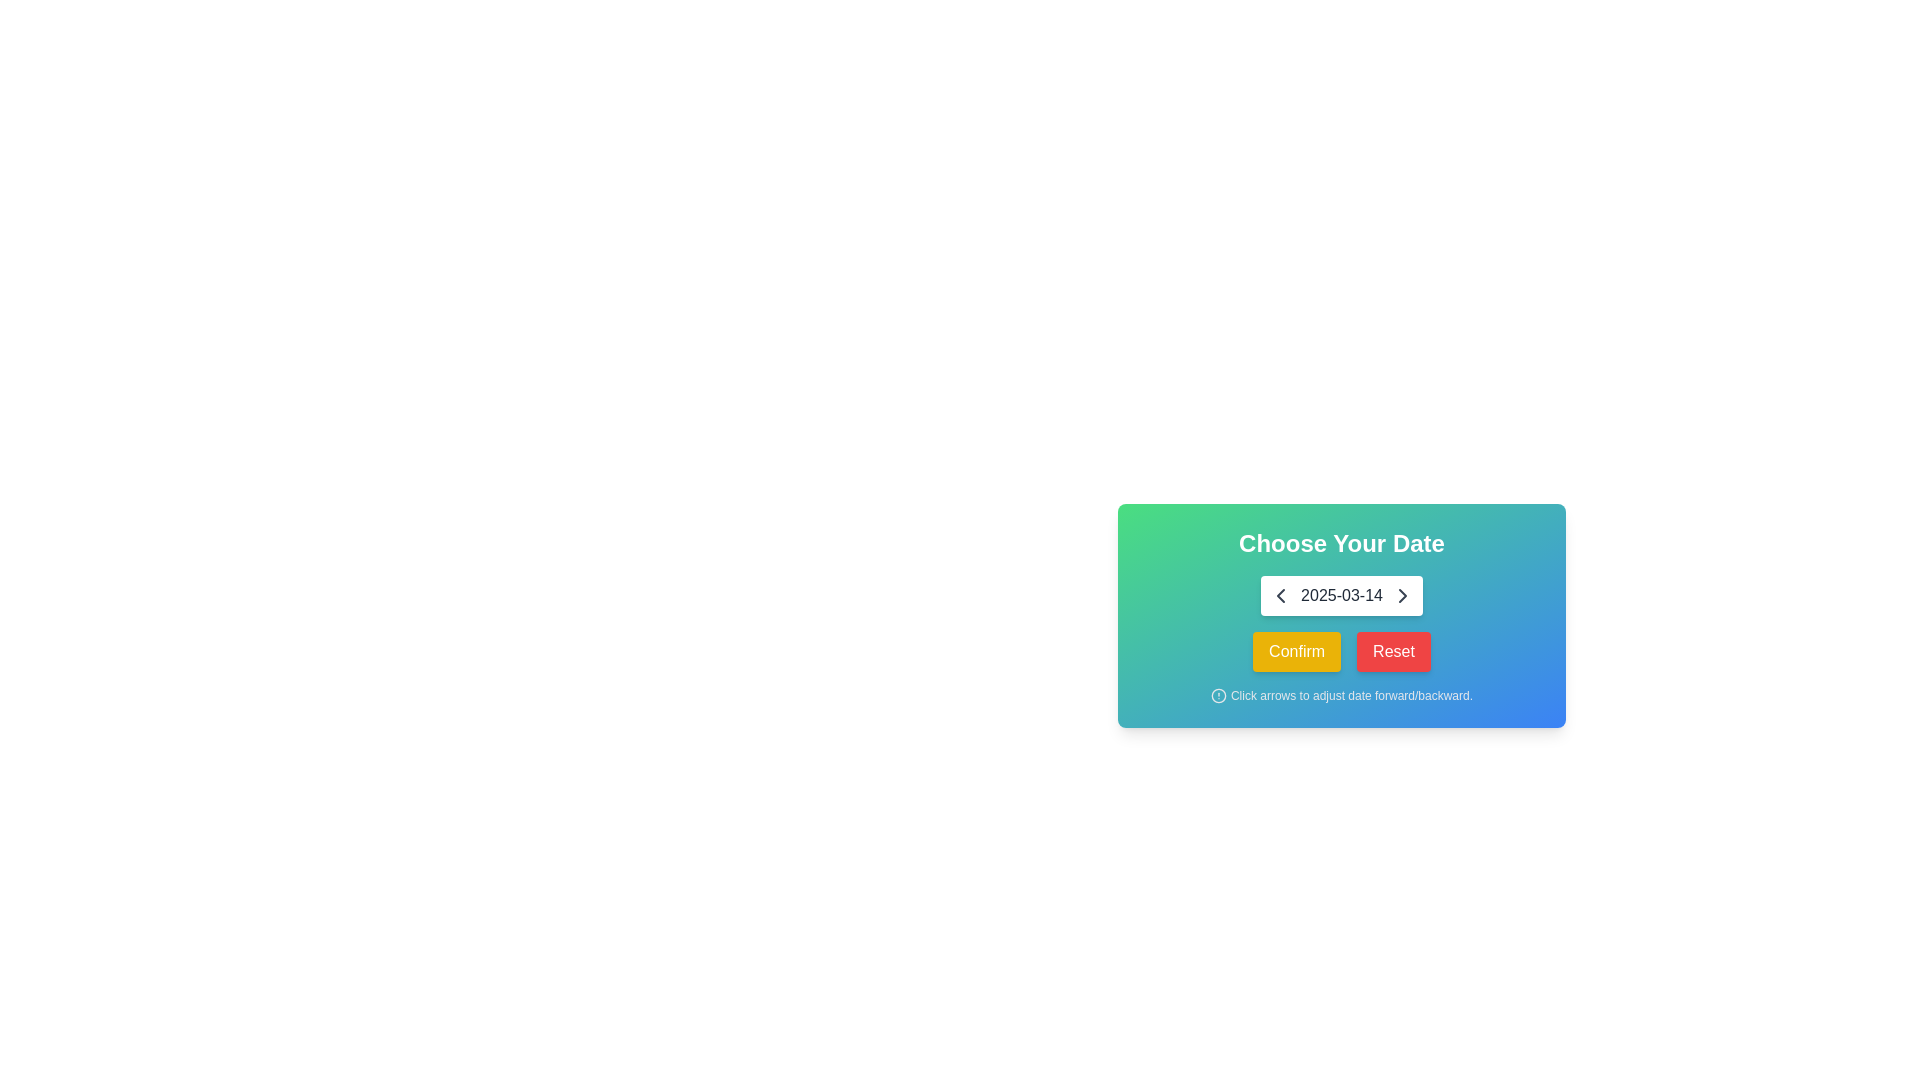 The height and width of the screenshot is (1080, 1920). I want to click on the yellow 'Confirm' button located at the bottom-right of the 'Choose Your Date' dialog to confirm the action, so click(1296, 651).